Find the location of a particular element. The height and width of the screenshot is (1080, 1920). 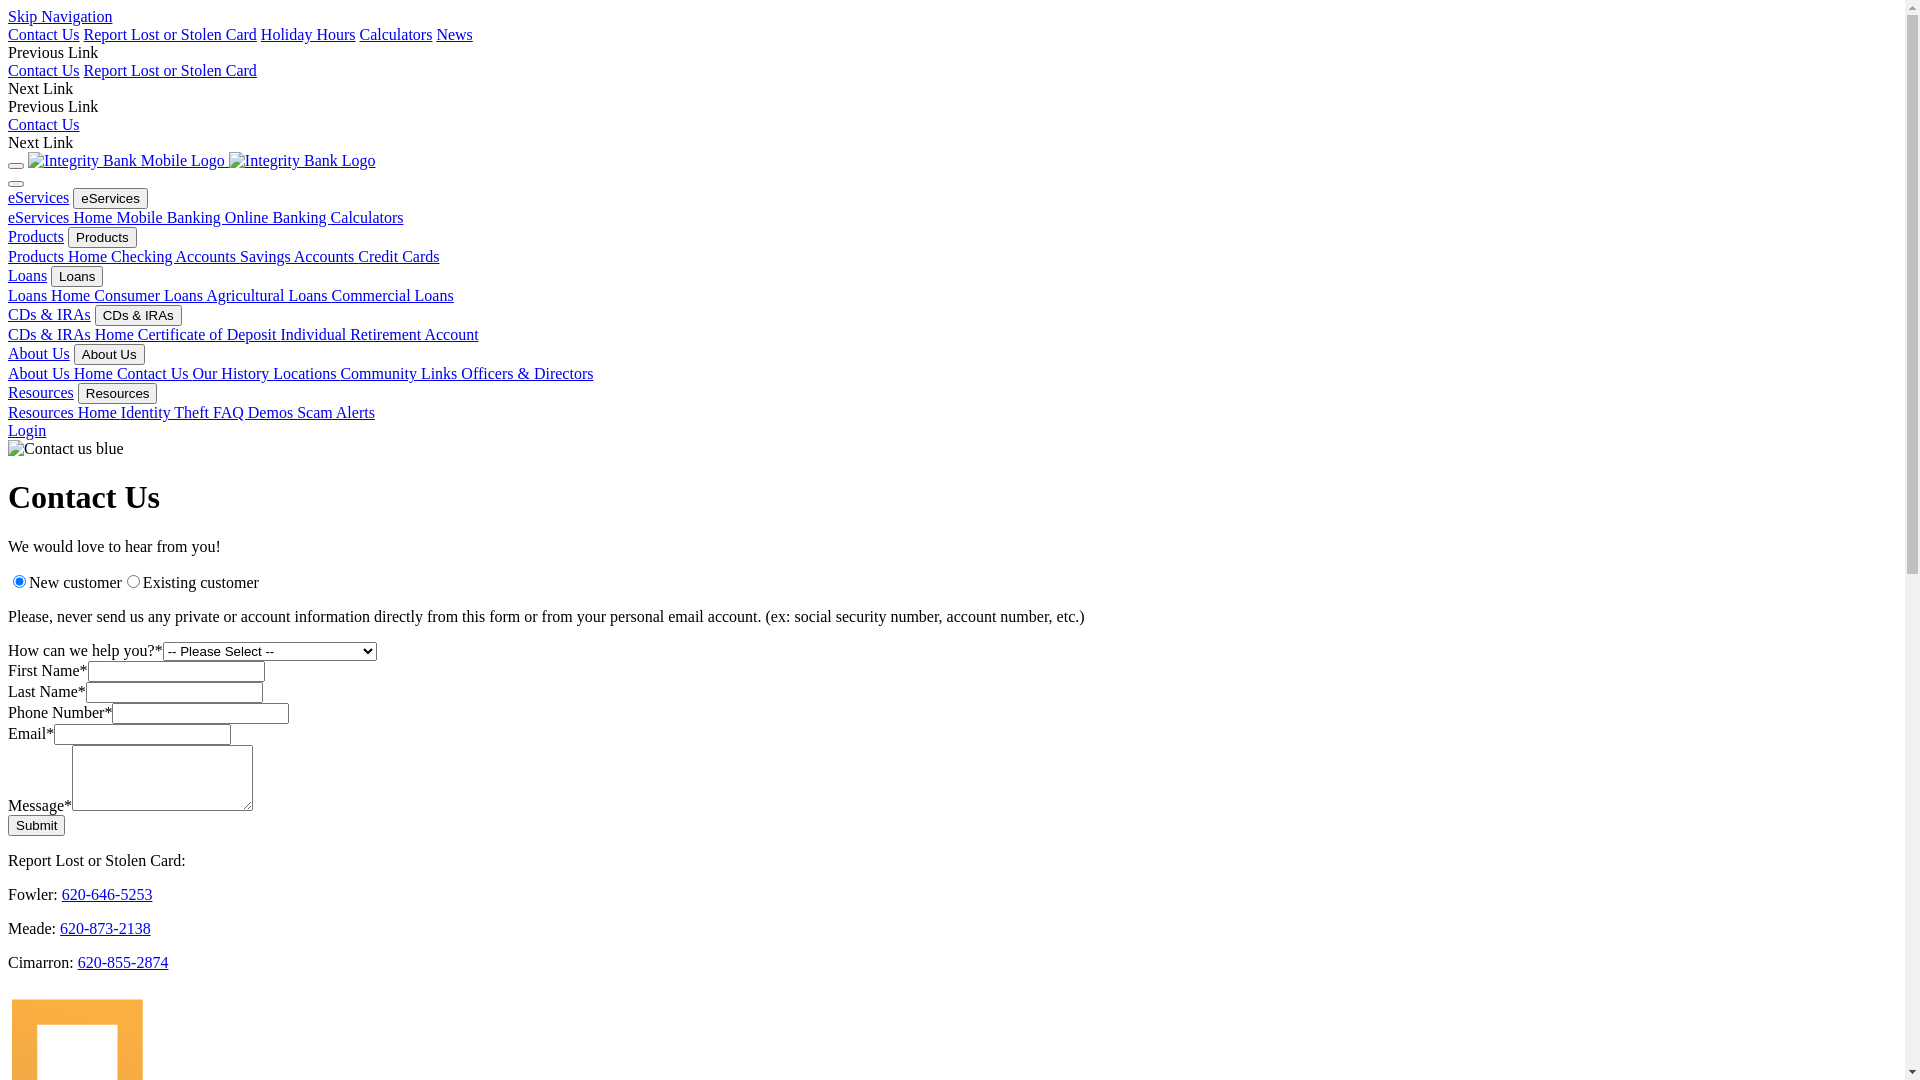

'Commercial Loans' is located at coordinates (393, 295).